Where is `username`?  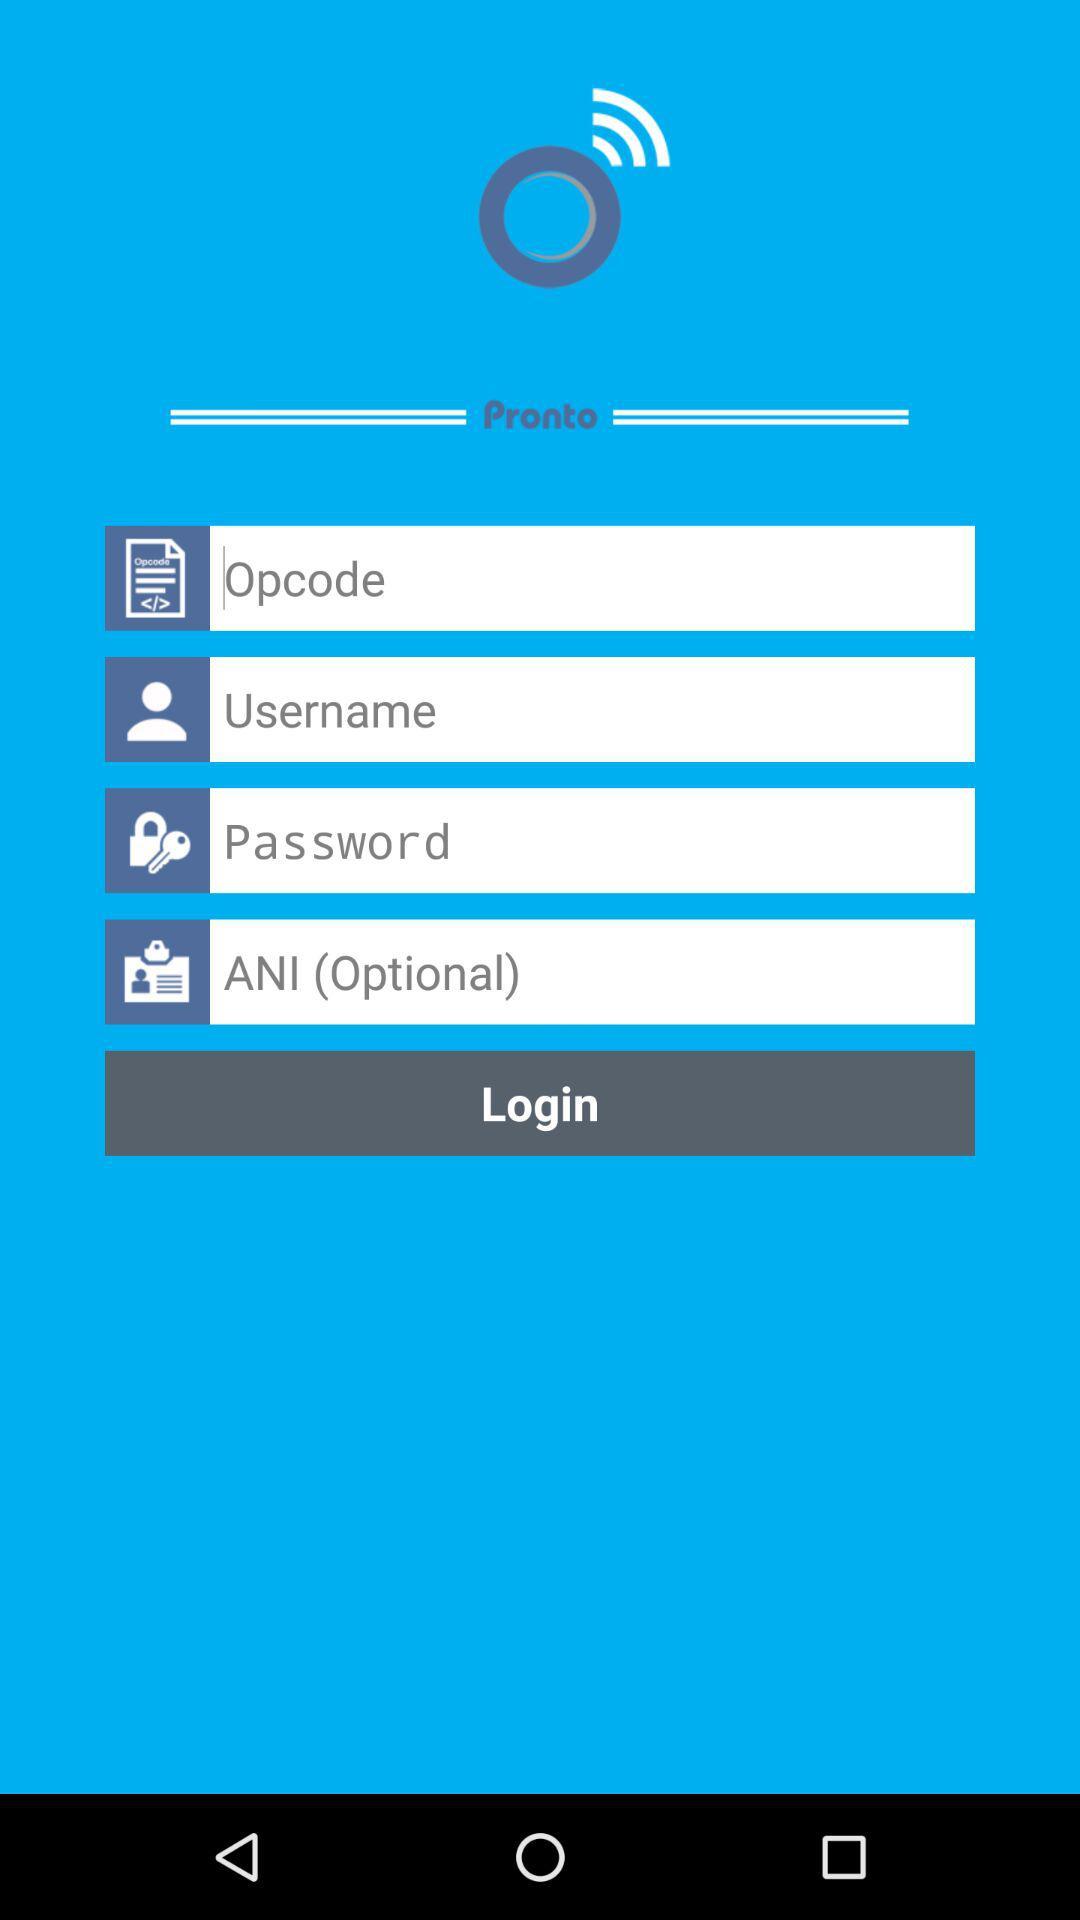
username is located at coordinates (591, 709).